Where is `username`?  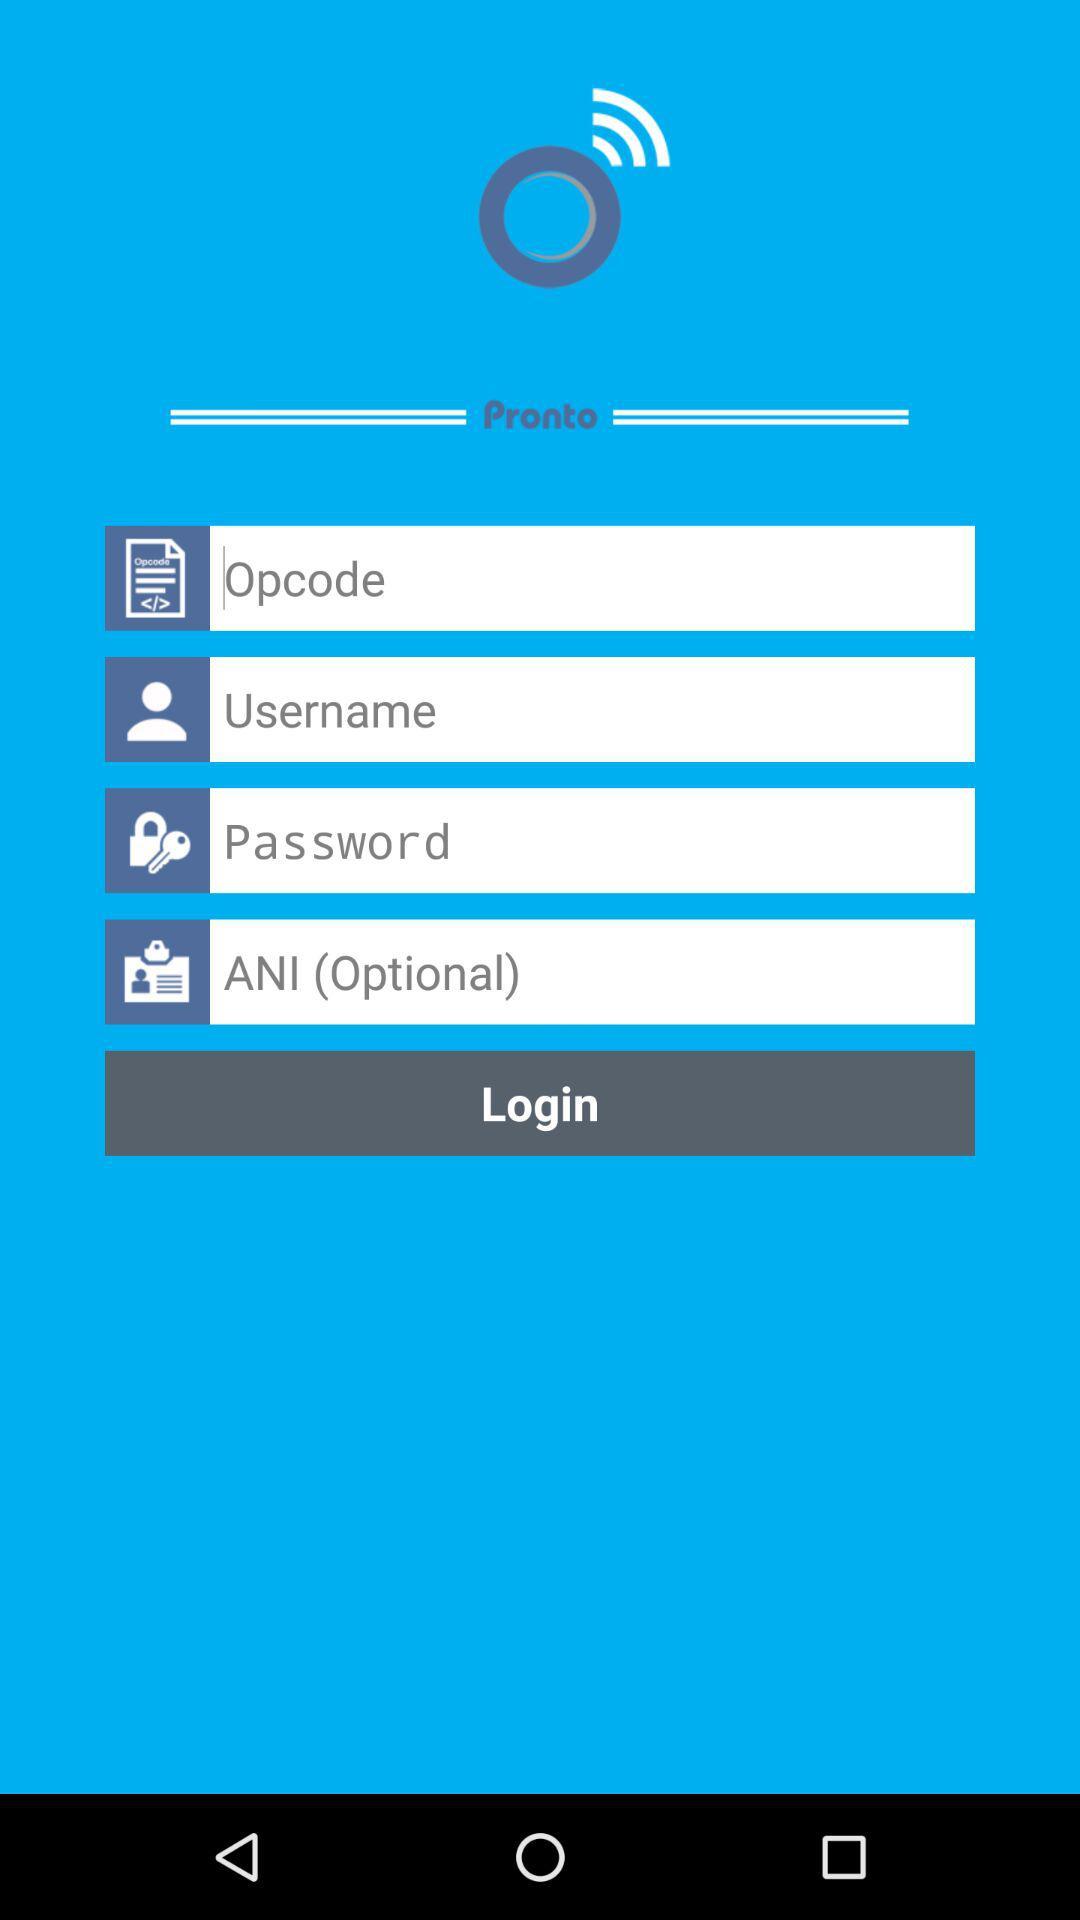
username is located at coordinates (591, 709).